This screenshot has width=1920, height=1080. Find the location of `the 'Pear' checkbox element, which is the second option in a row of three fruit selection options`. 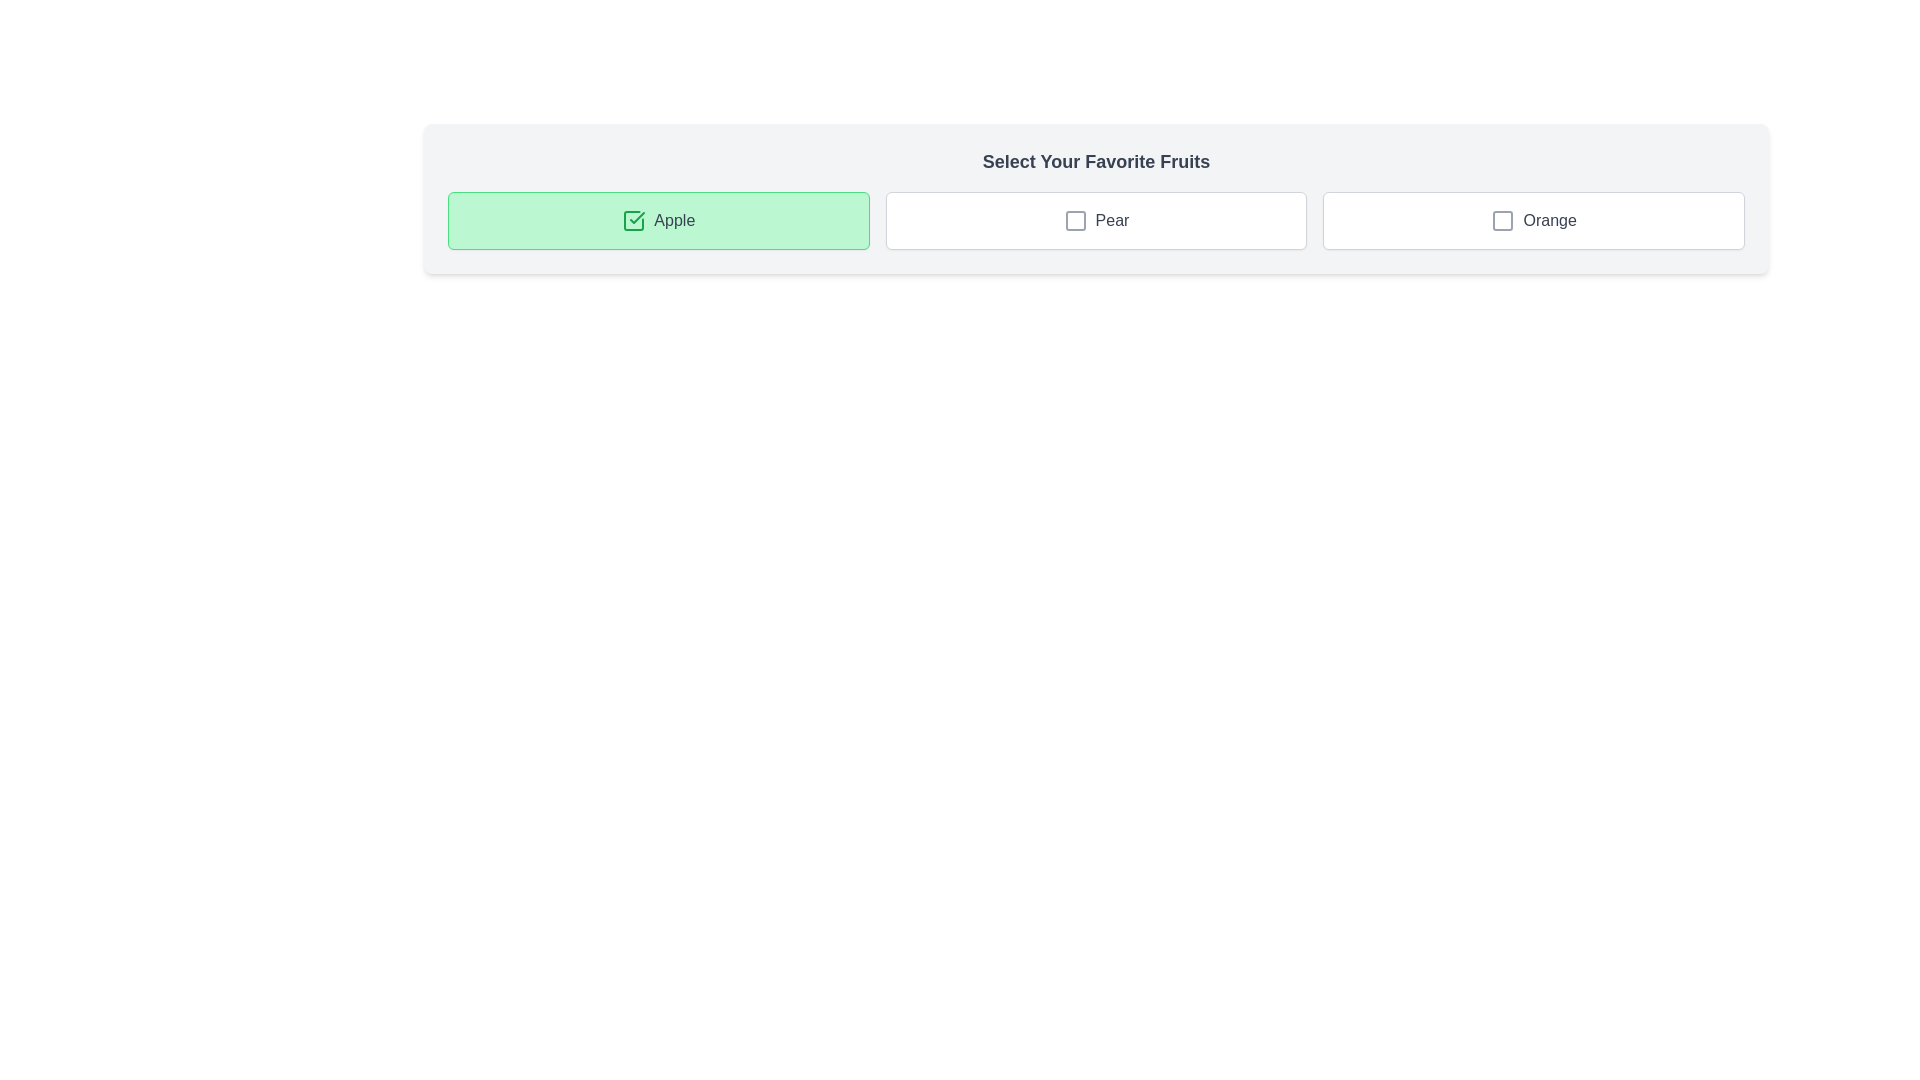

the 'Pear' checkbox element, which is the second option in a row of three fruit selection options is located at coordinates (1095, 220).